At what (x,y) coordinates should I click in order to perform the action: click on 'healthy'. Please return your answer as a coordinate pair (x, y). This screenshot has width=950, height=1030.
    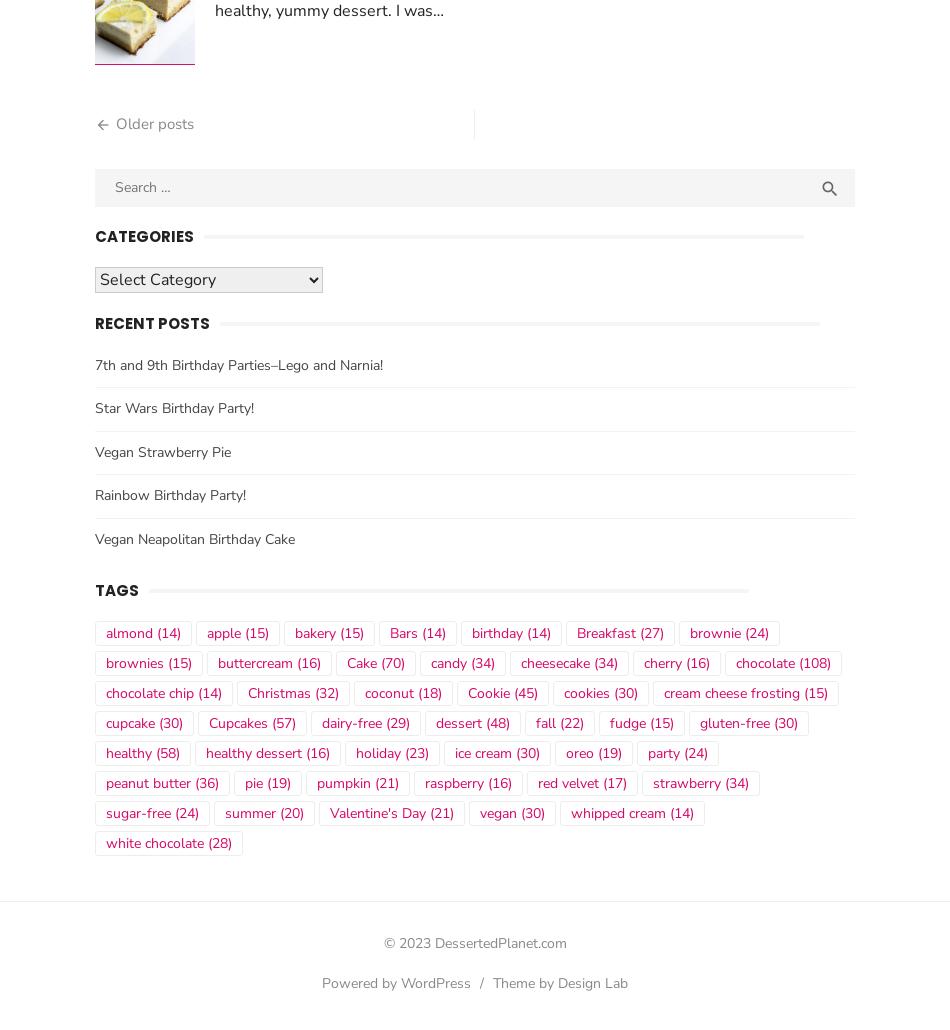
    Looking at the image, I should click on (129, 759).